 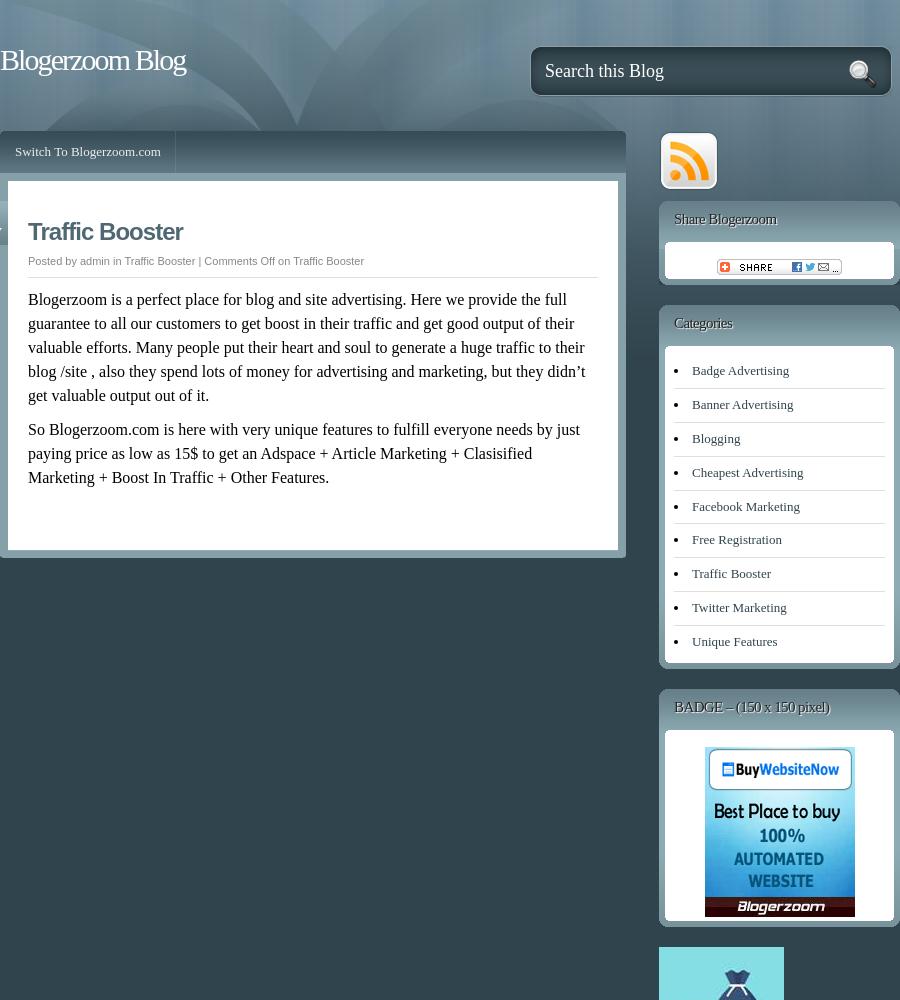 I want to click on 'Free Registration', so click(x=735, y=539).